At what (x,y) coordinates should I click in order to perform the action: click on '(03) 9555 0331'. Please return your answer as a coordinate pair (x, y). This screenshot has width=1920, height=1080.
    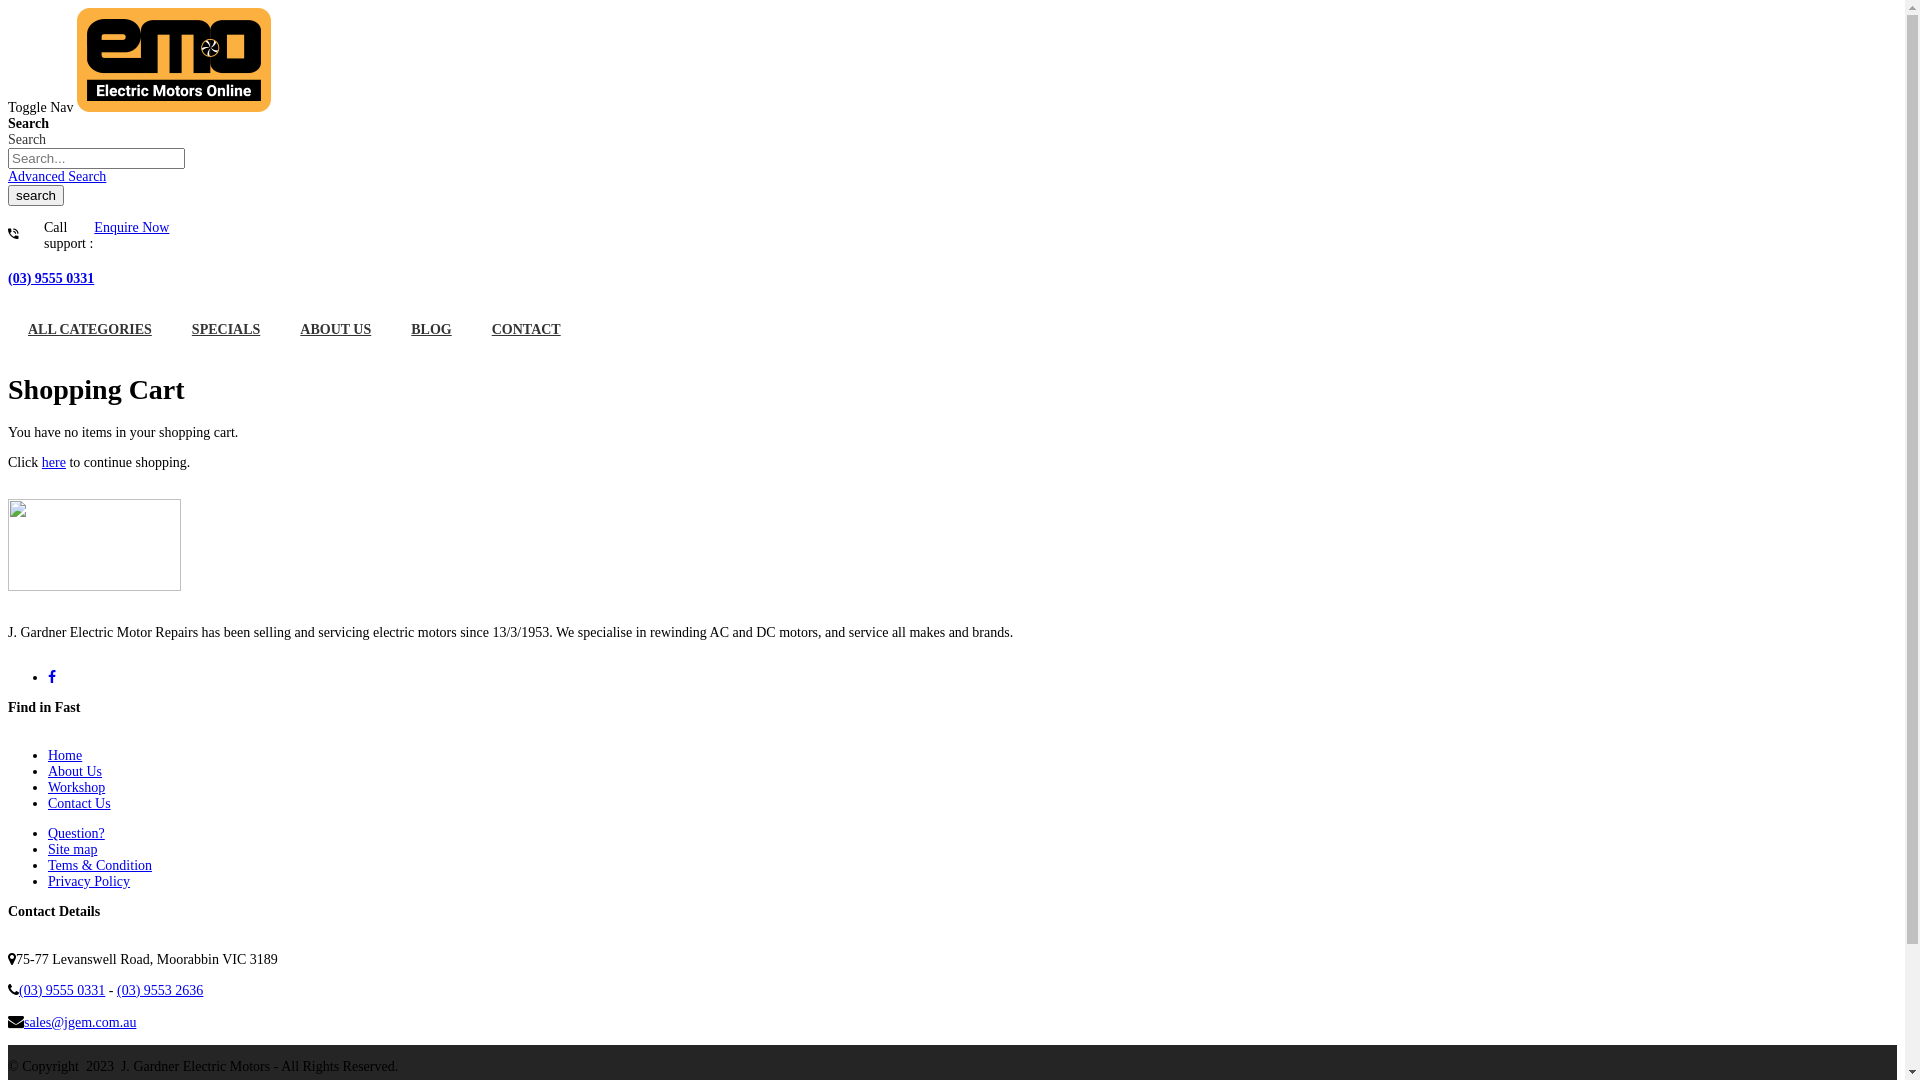
    Looking at the image, I should click on (51, 278).